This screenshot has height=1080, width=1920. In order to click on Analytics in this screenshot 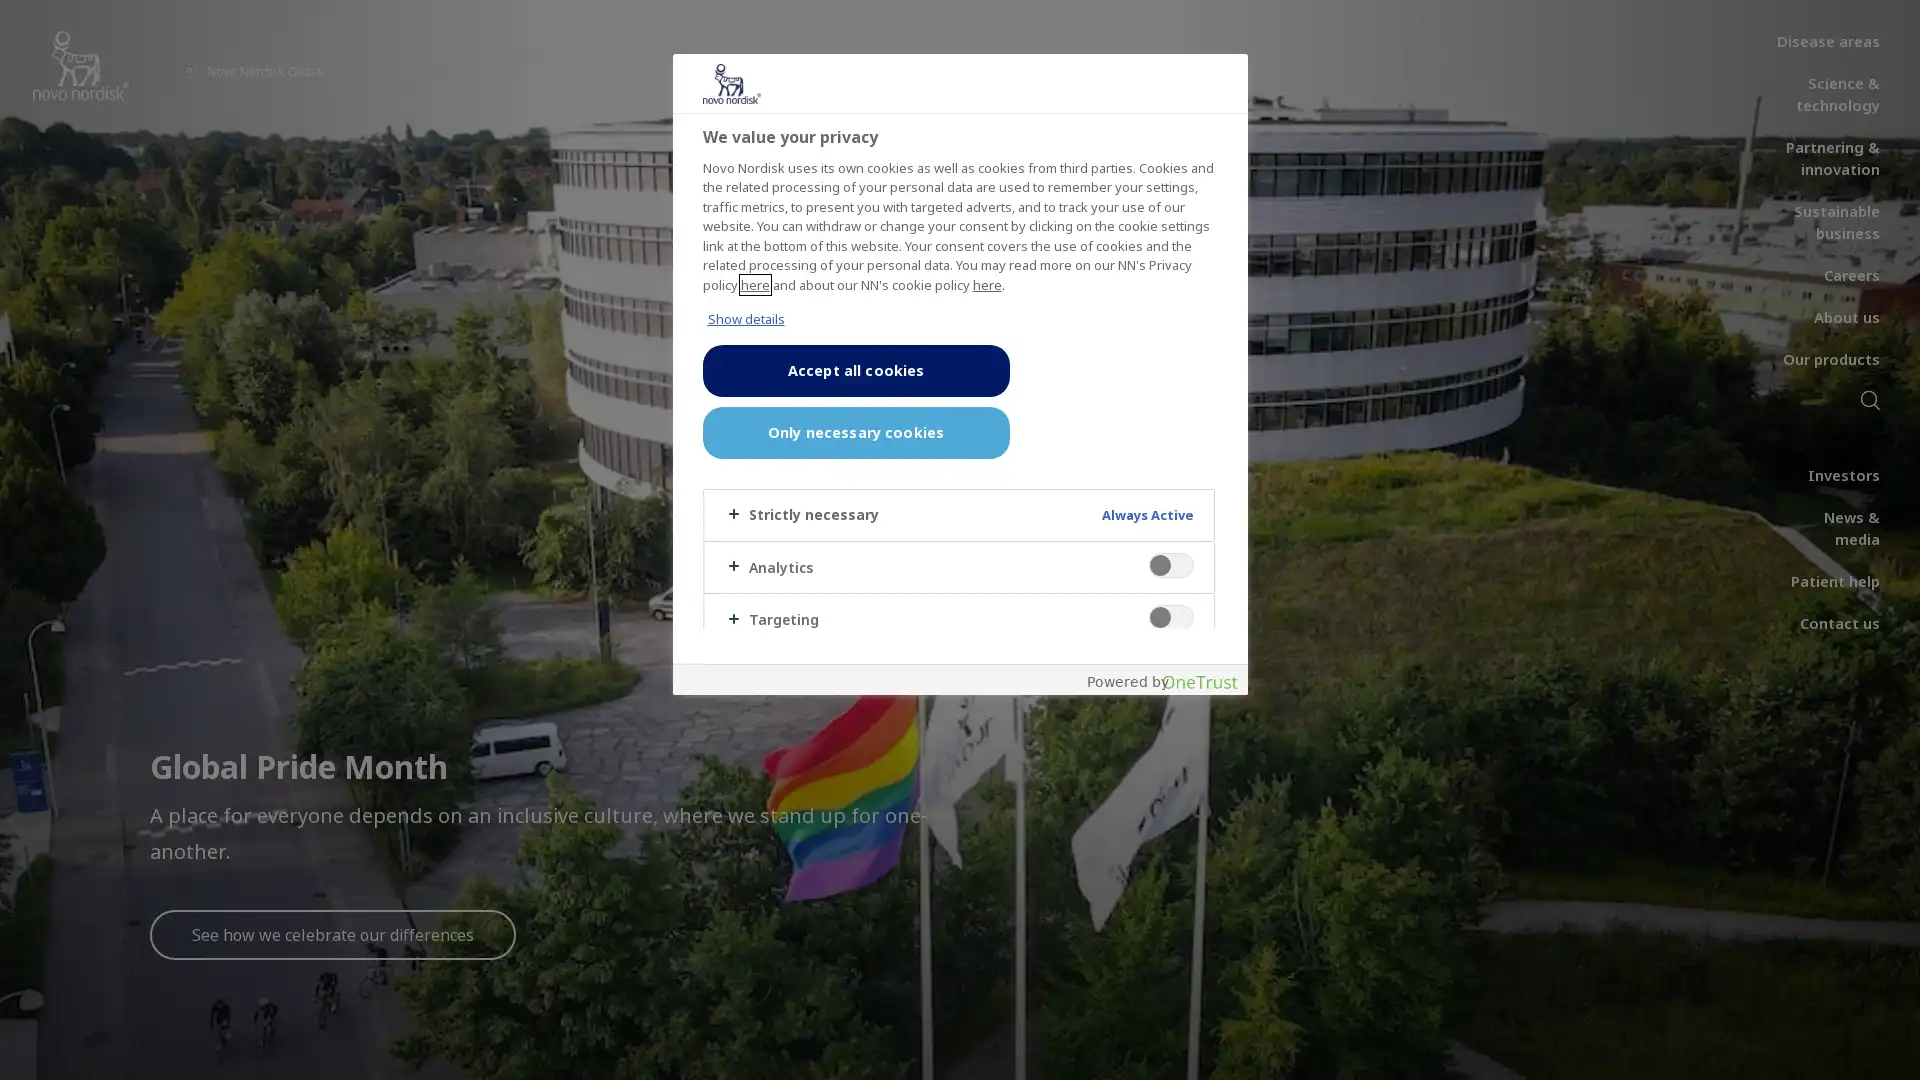, I will do `click(957, 567)`.